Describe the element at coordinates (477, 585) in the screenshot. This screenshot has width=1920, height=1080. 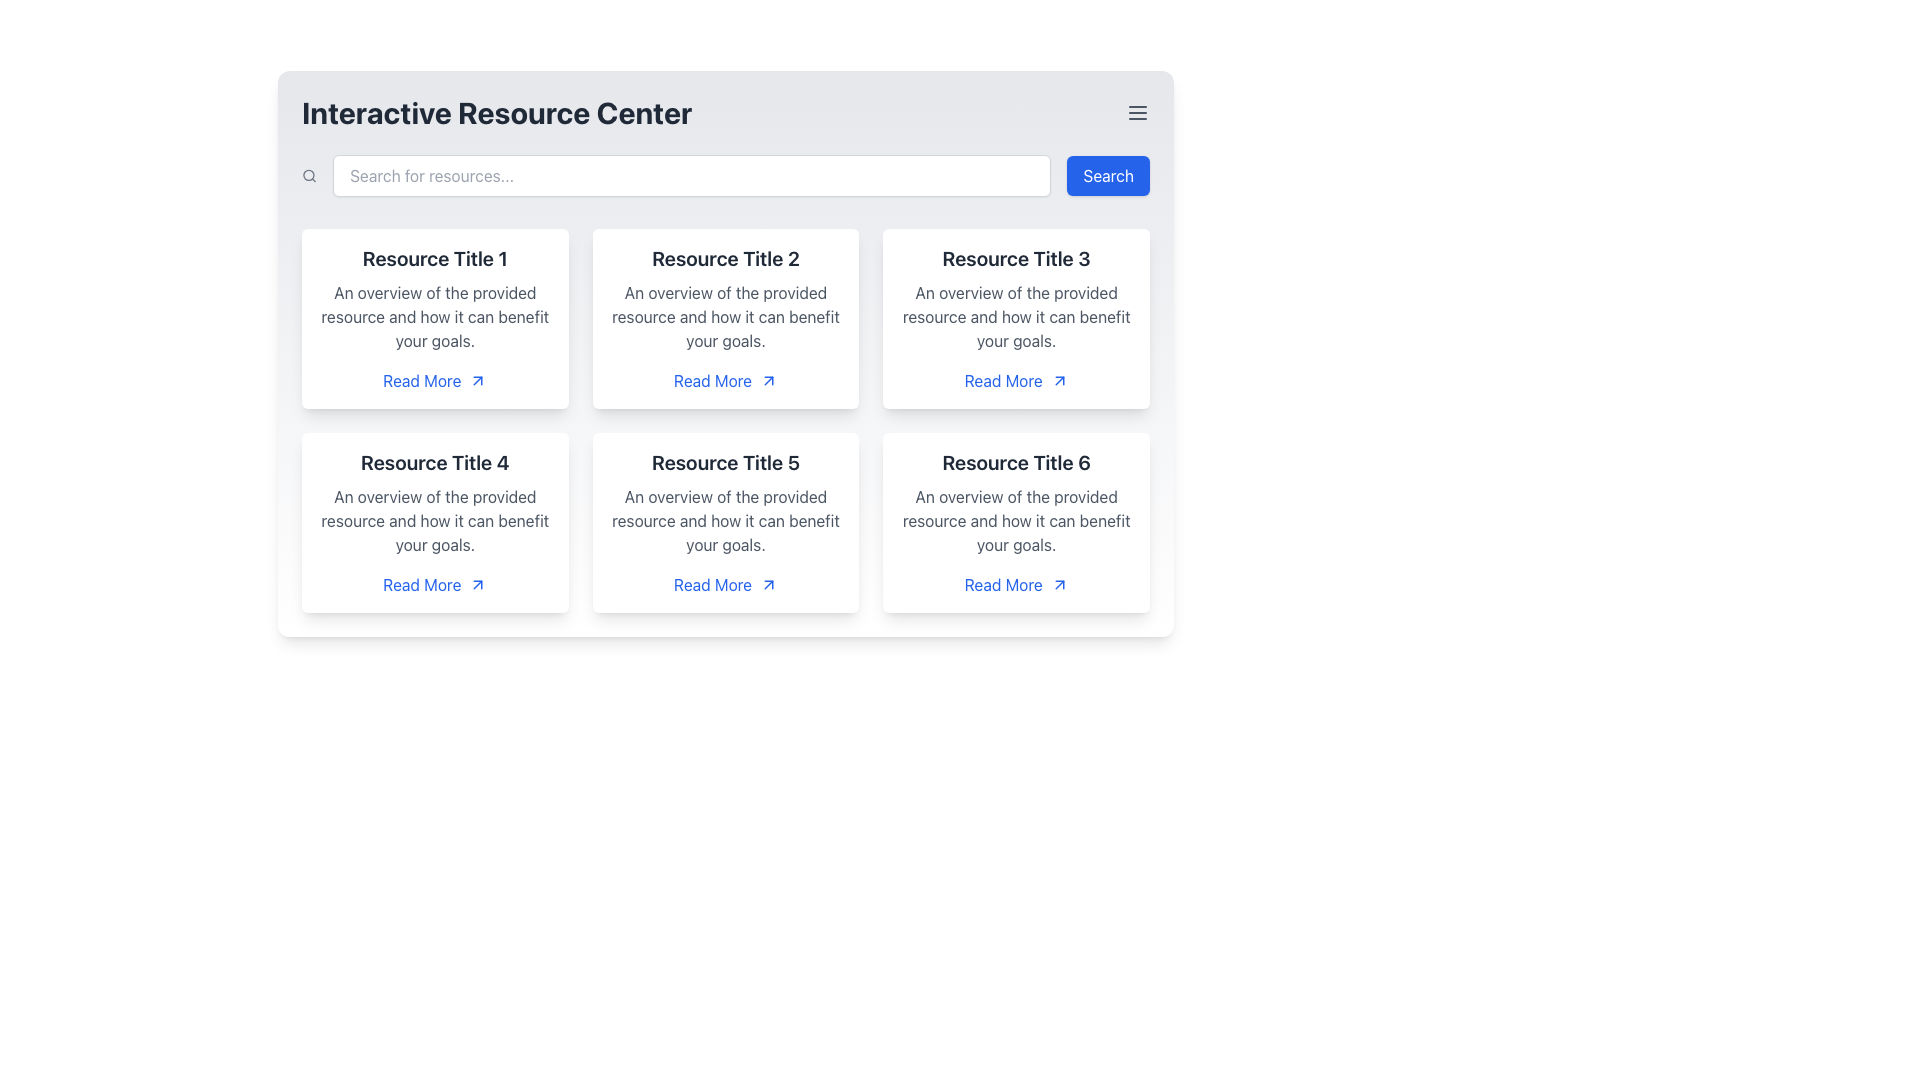
I see `the 'Read More' link associated with the upward right arrow icon located in the fourth card labeled 'Resource Title 4'` at that location.